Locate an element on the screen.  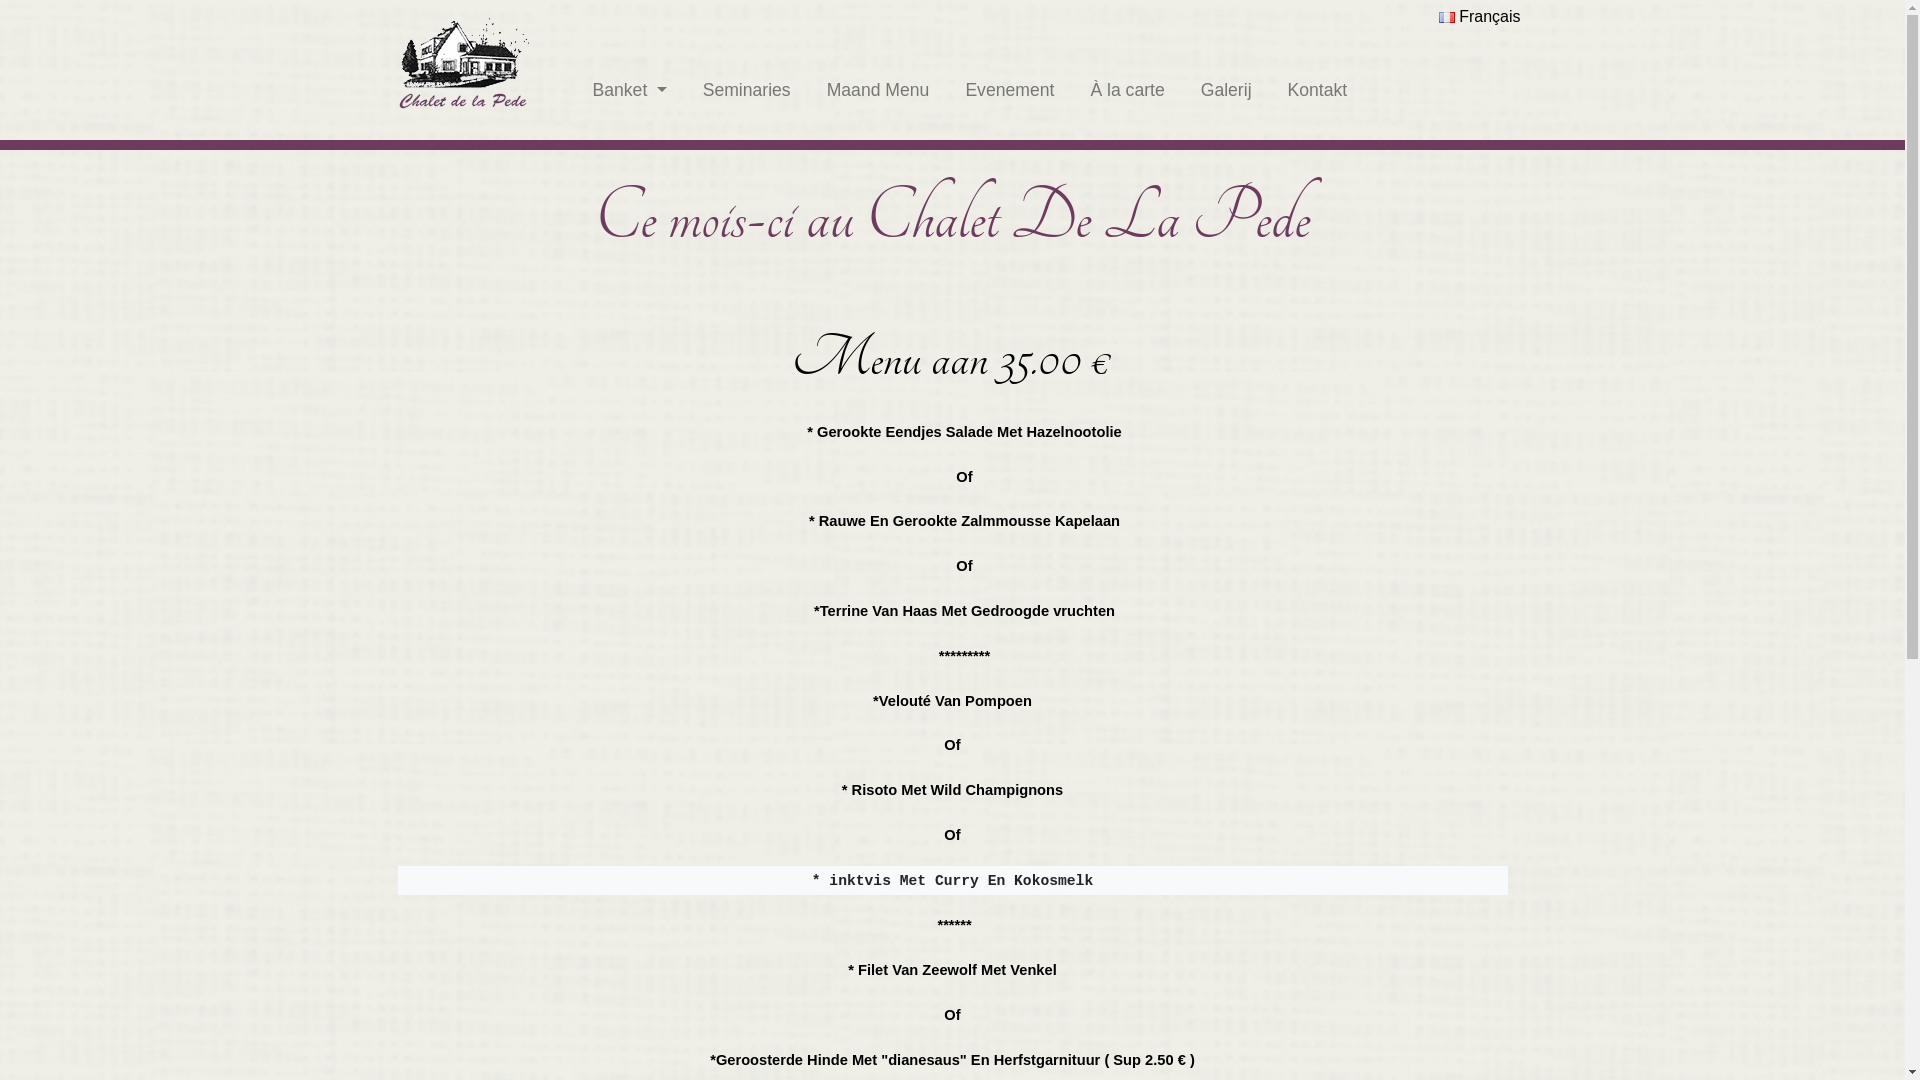
'Maand Menu' is located at coordinates (878, 88).